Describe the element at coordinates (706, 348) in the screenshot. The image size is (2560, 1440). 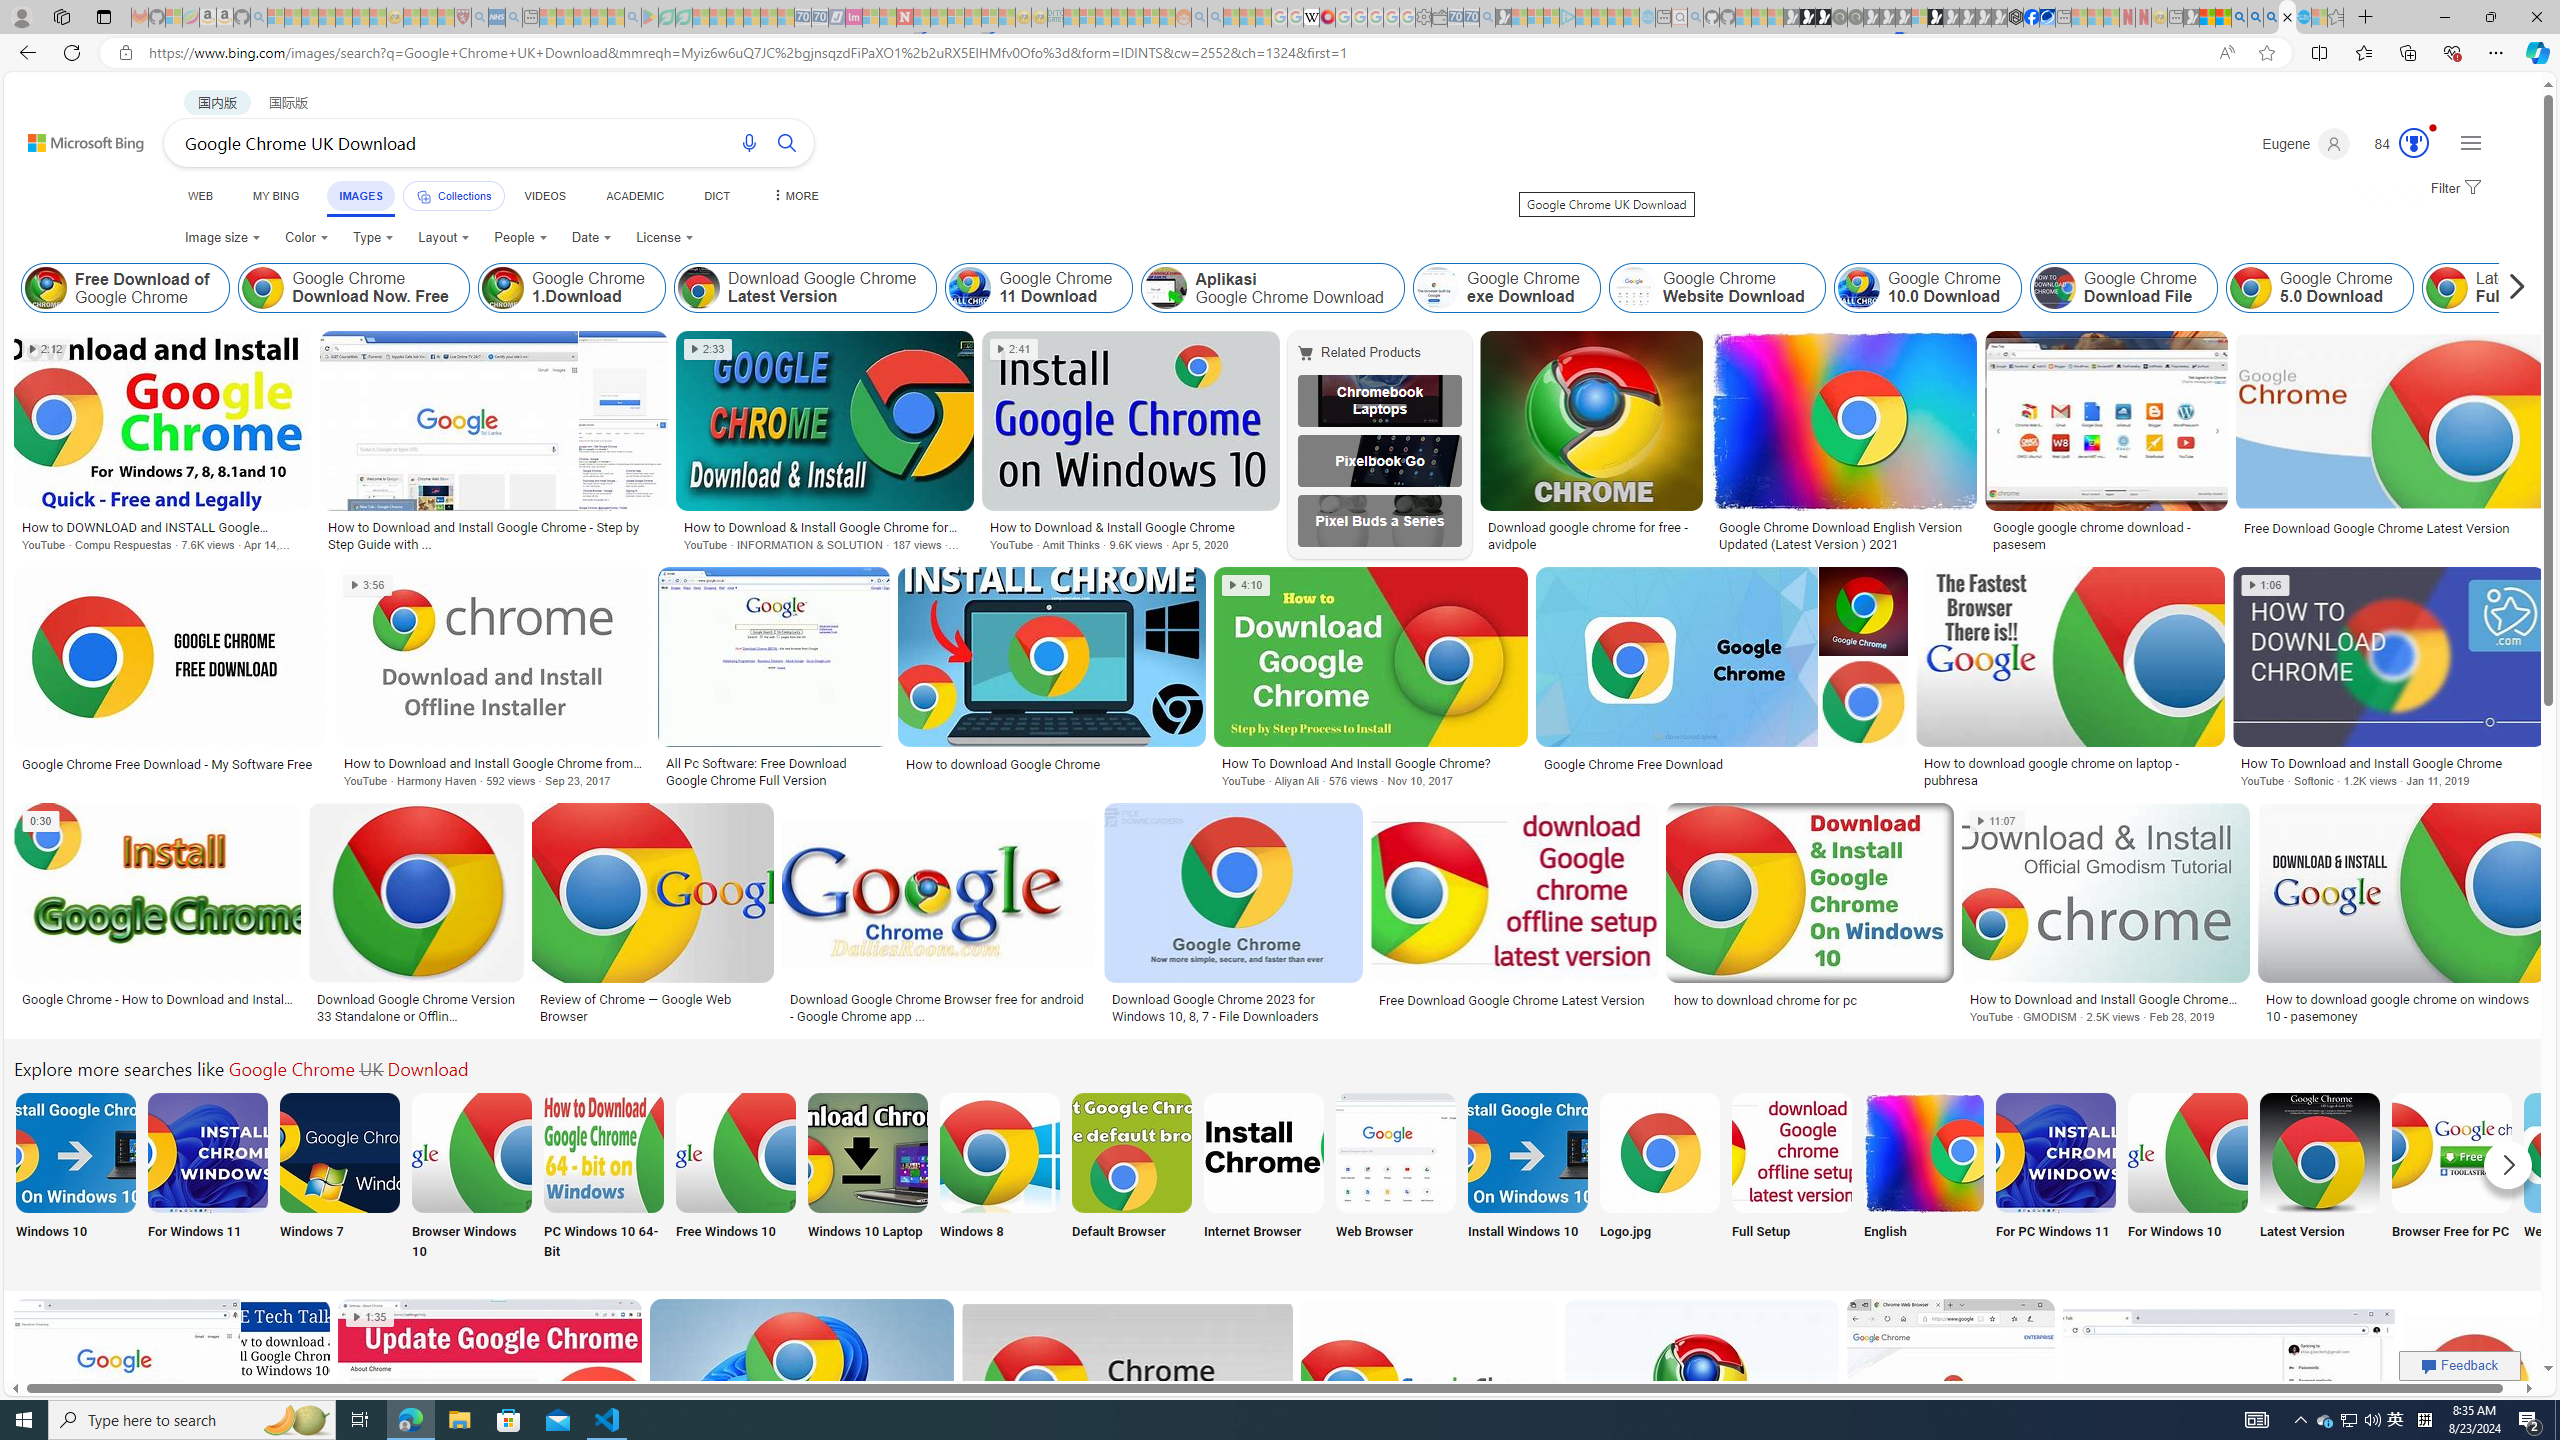
I see `'2:33'` at that location.